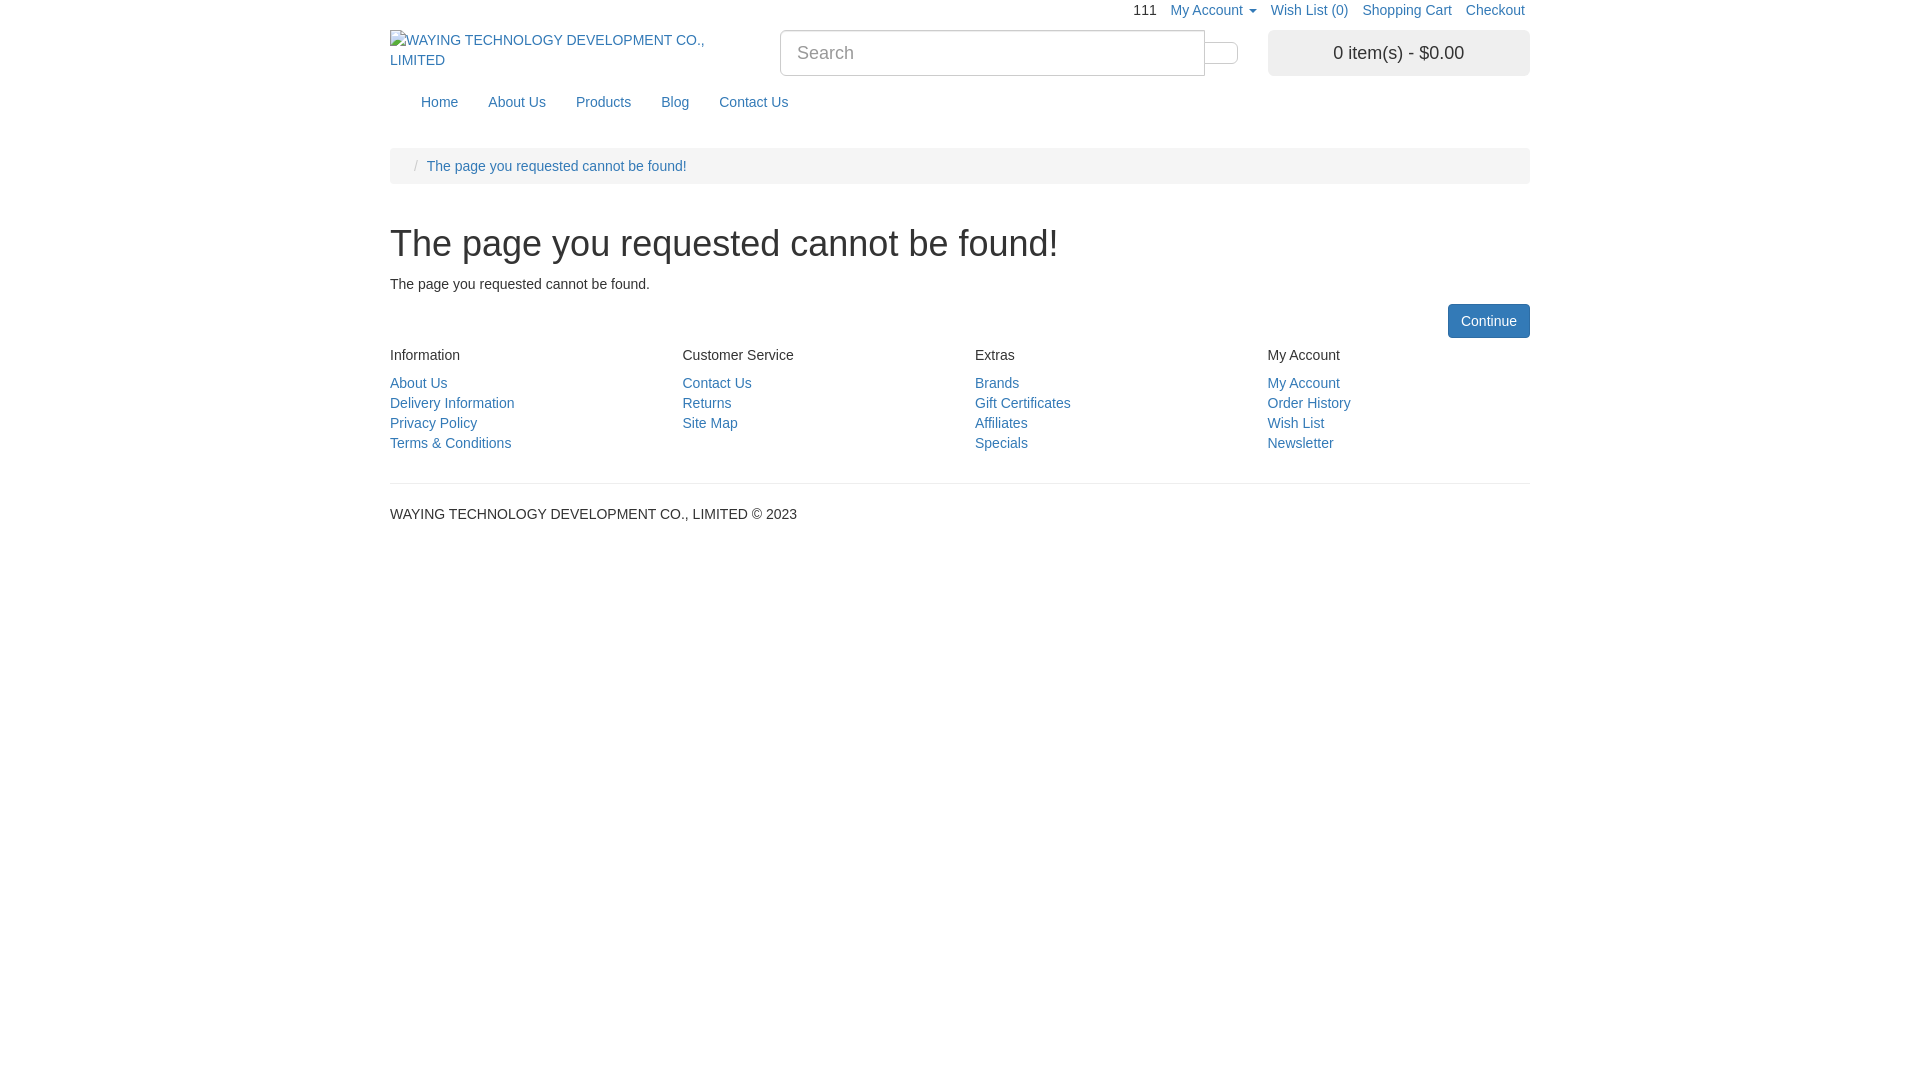 The image size is (1920, 1080). What do you see at coordinates (706, 402) in the screenshot?
I see `'Returns'` at bounding box center [706, 402].